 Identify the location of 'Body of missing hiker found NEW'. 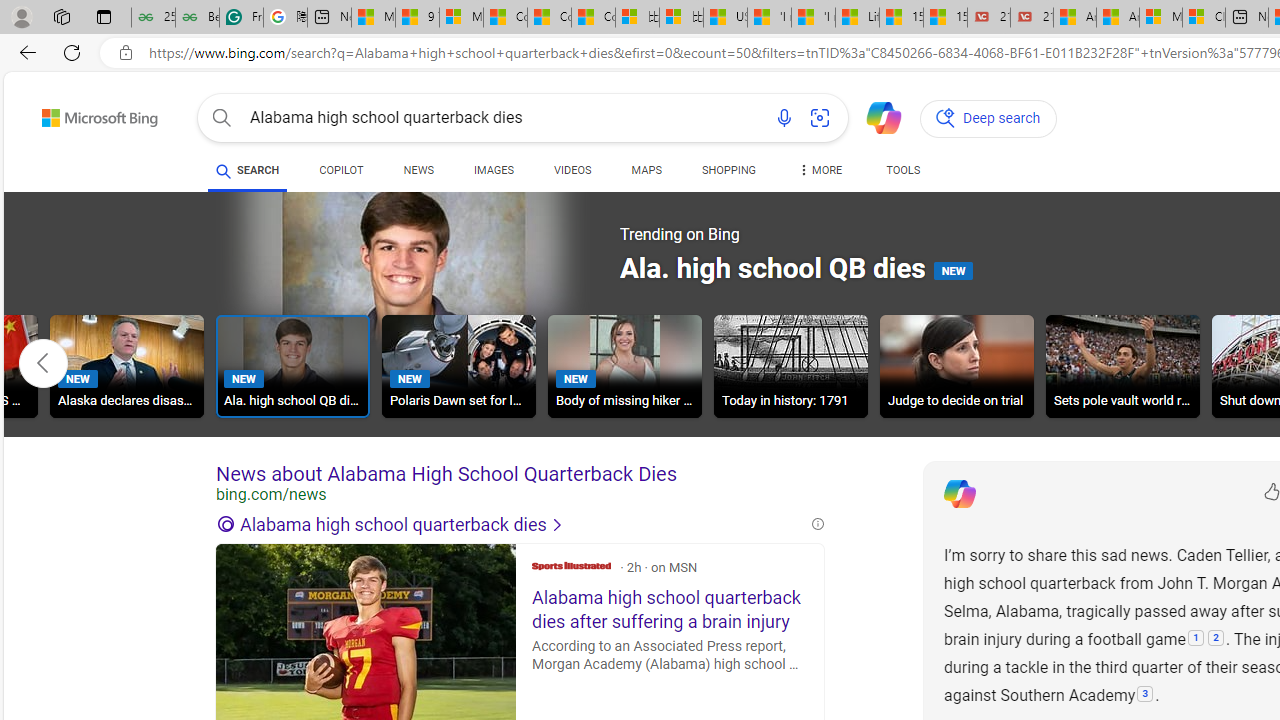
(623, 366).